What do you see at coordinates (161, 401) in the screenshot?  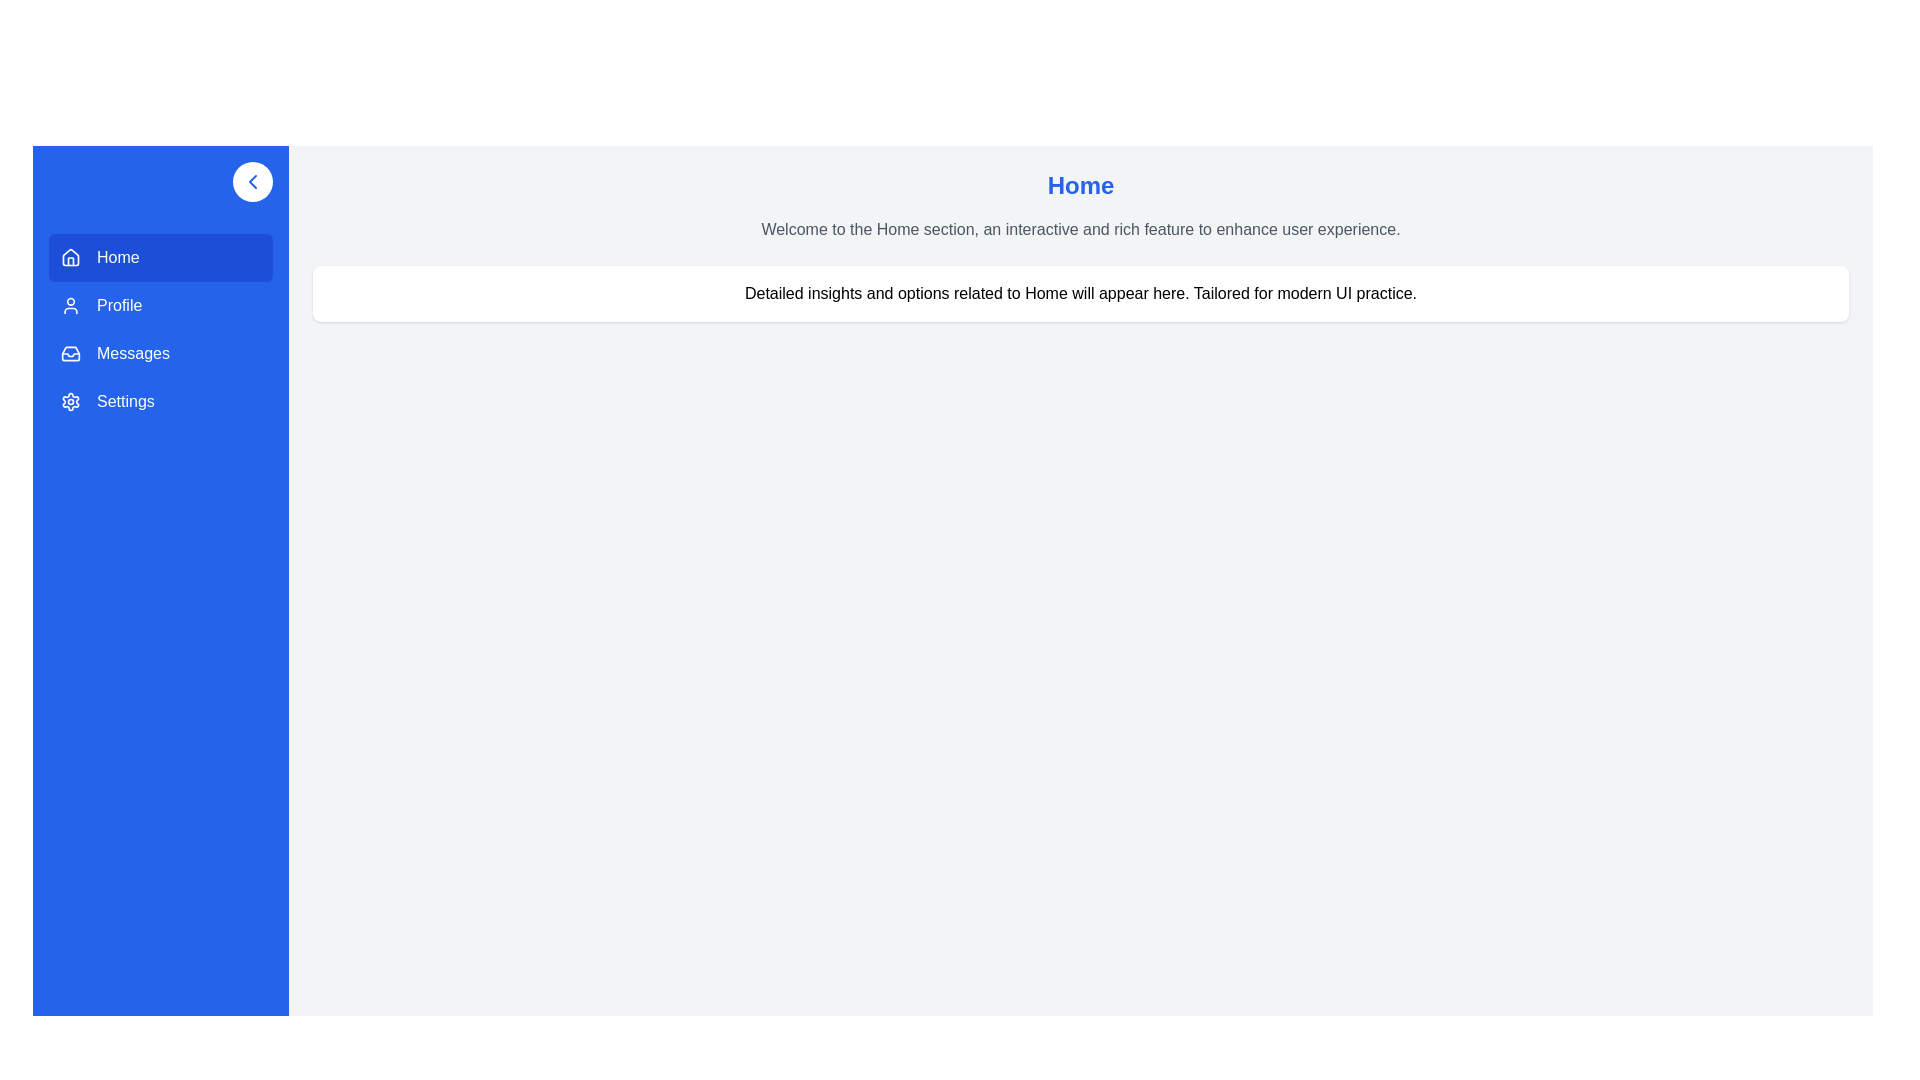 I see `the menu item Settings to navigate to its section` at bounding box center [161, 401].